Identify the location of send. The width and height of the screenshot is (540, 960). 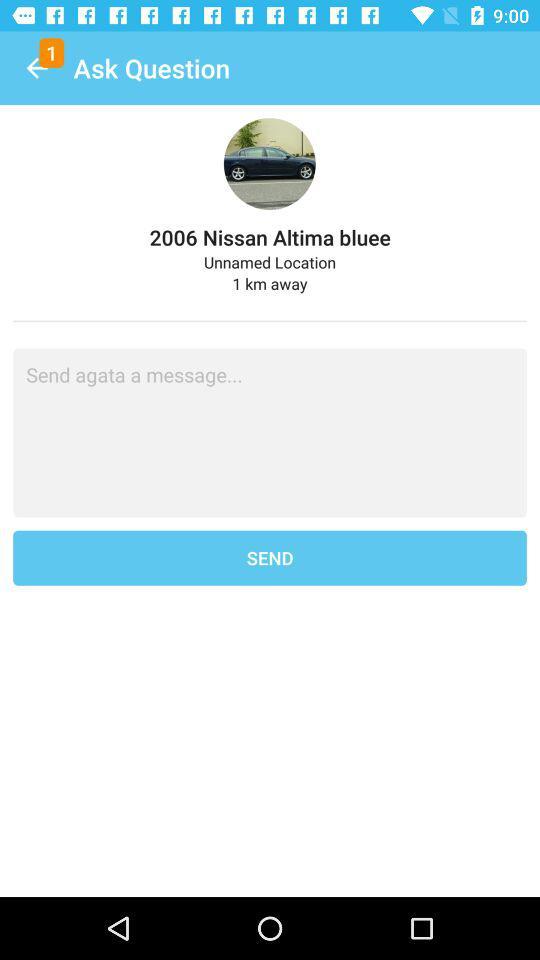
(270, 558).